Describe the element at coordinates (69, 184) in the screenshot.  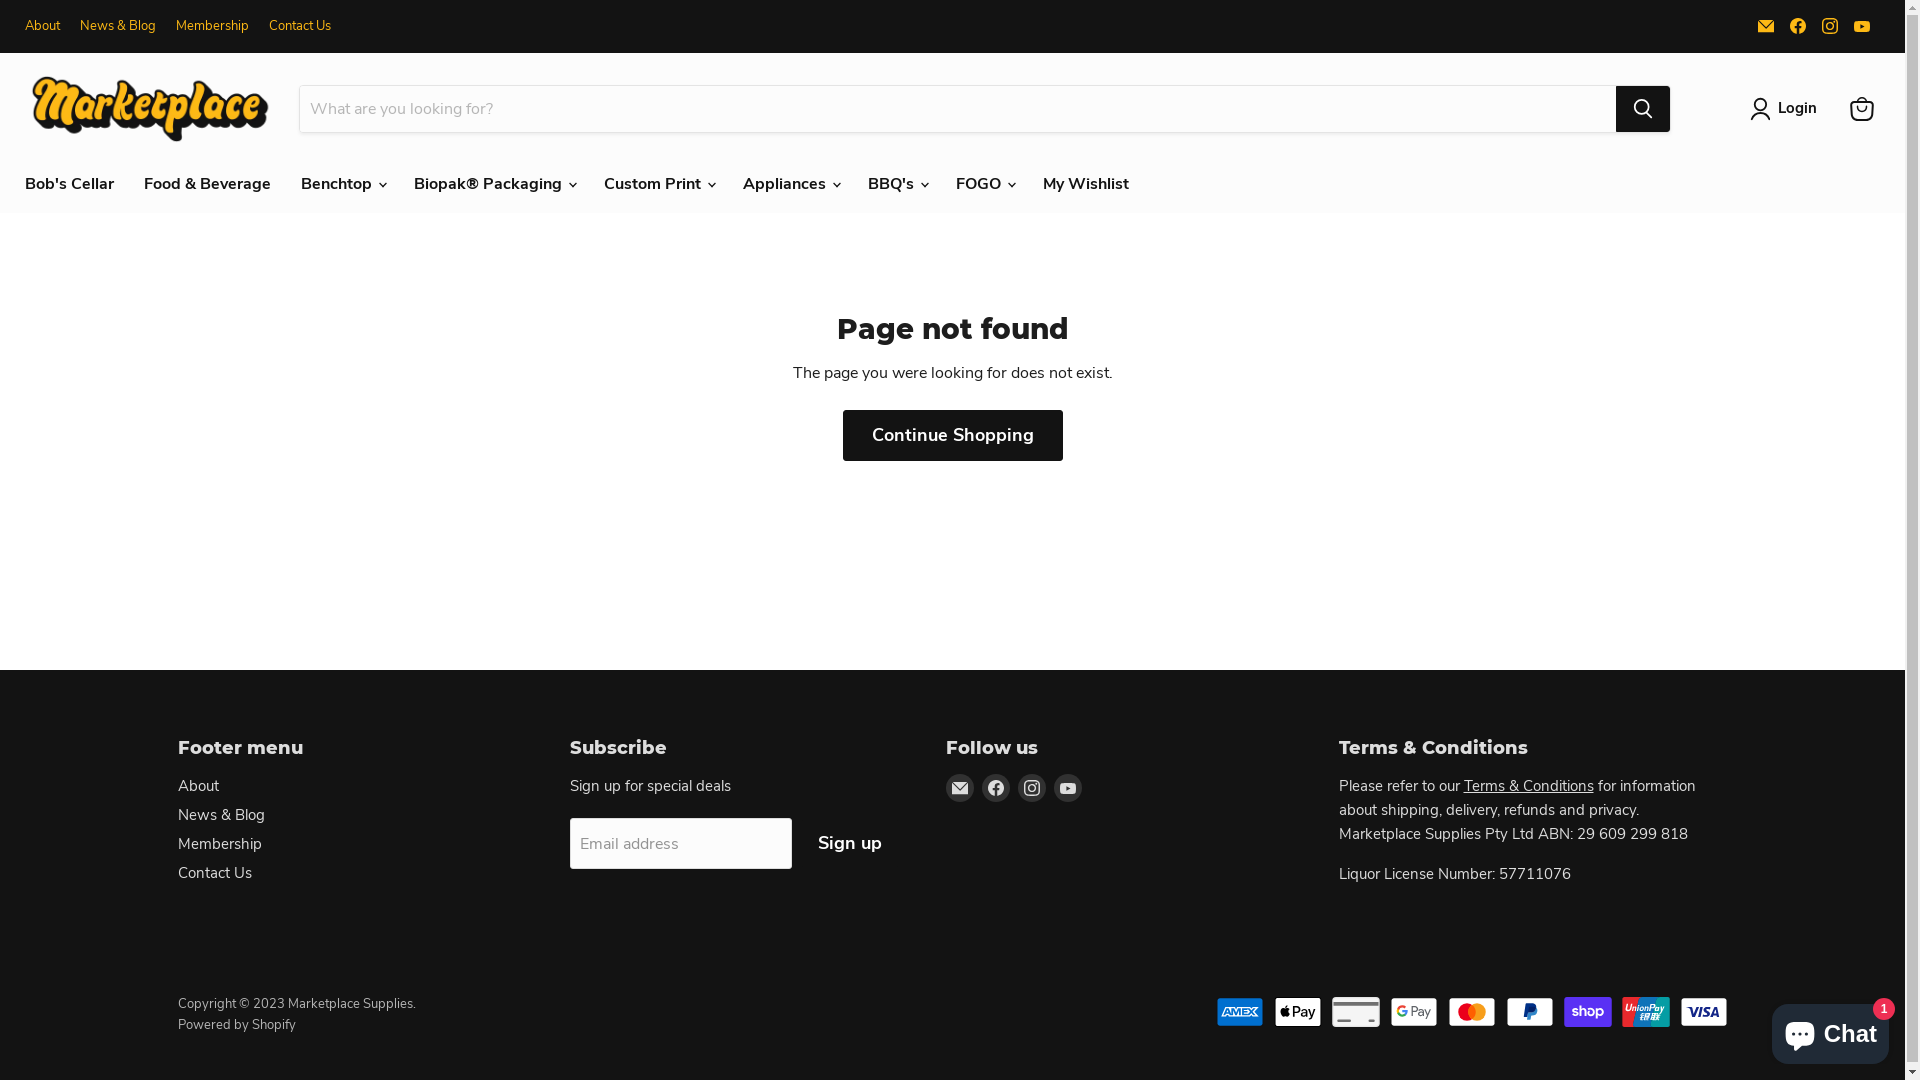
I see `'Bob's Cellar'` at that location.